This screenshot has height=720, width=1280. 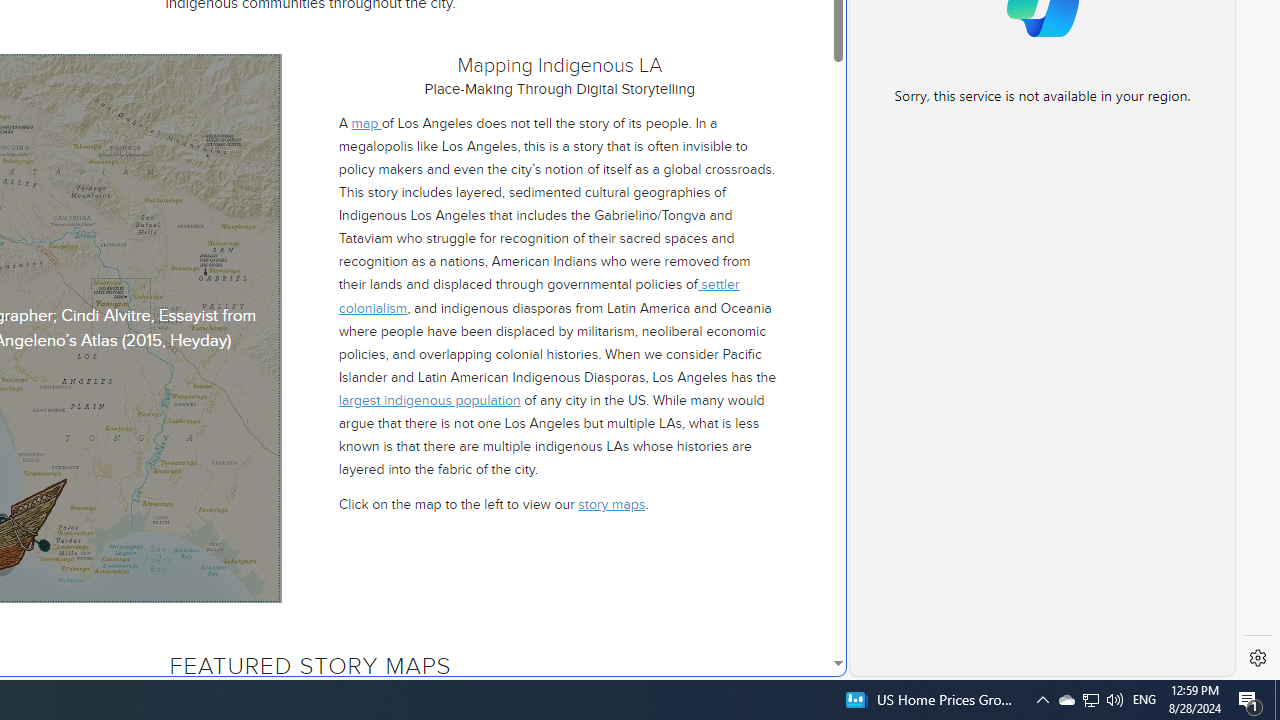 What do you see at coordinates (611, 503) in the screenshot?
I see `'story maps'` at bounding box center [611, 503].